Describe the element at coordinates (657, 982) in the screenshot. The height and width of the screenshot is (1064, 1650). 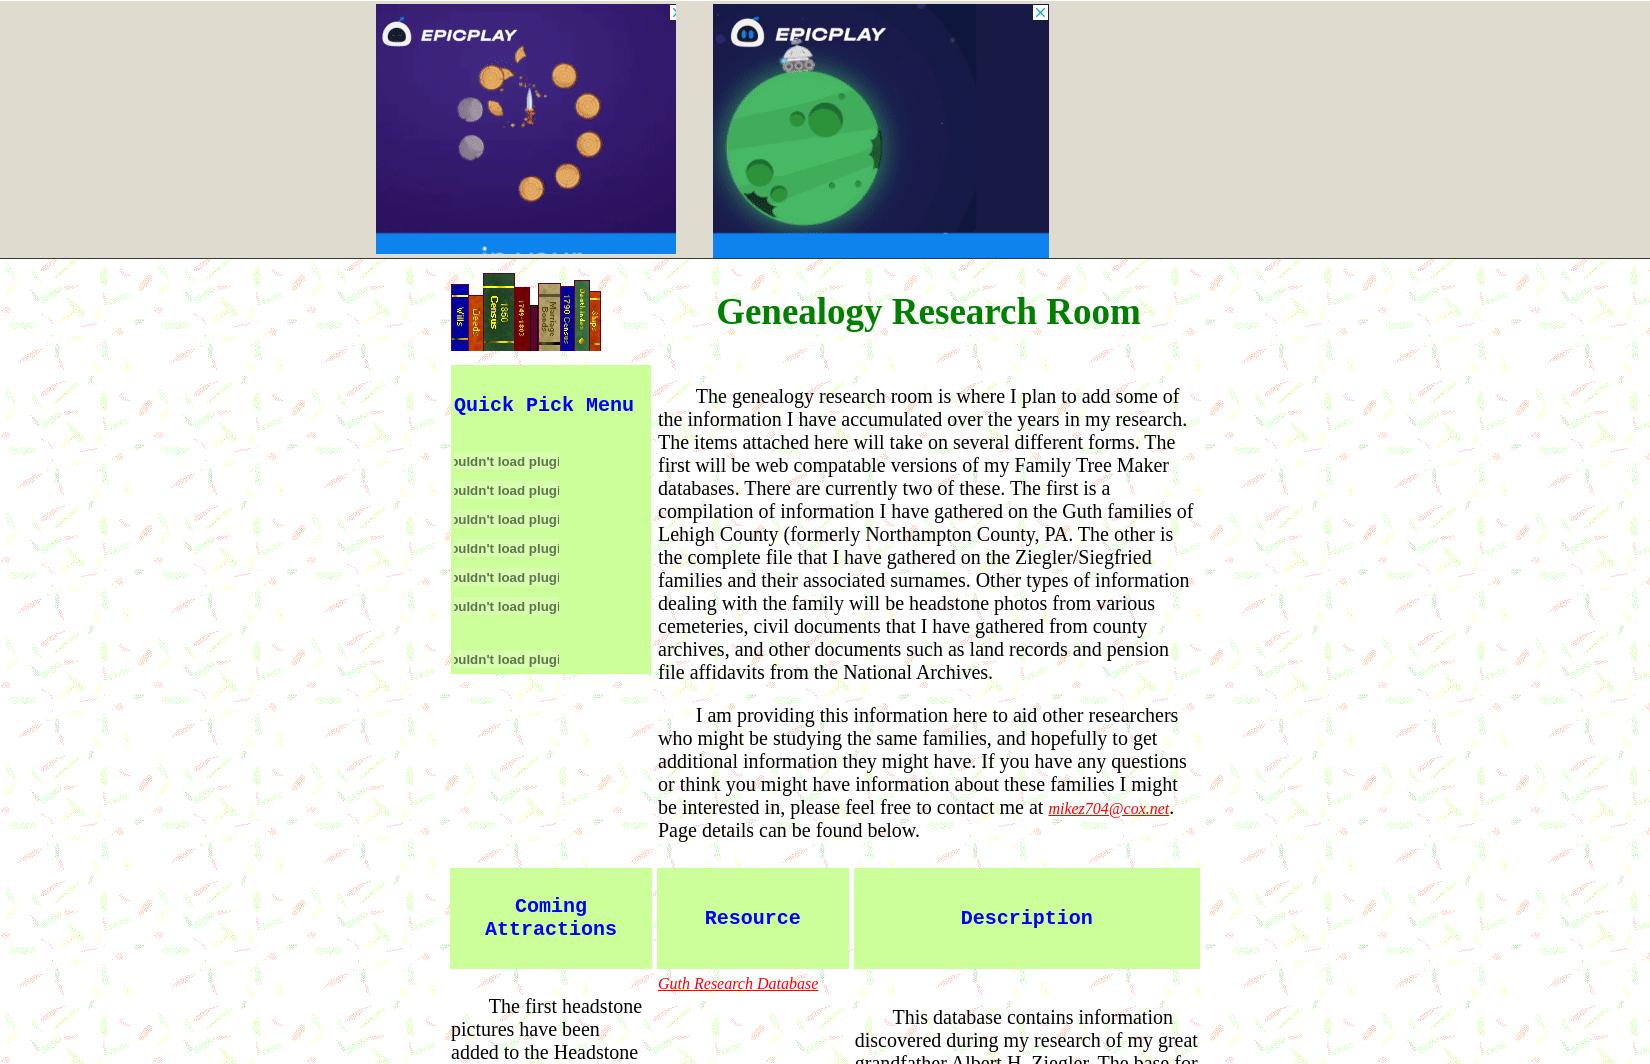
I see `'Guth Research Database'` at that location.